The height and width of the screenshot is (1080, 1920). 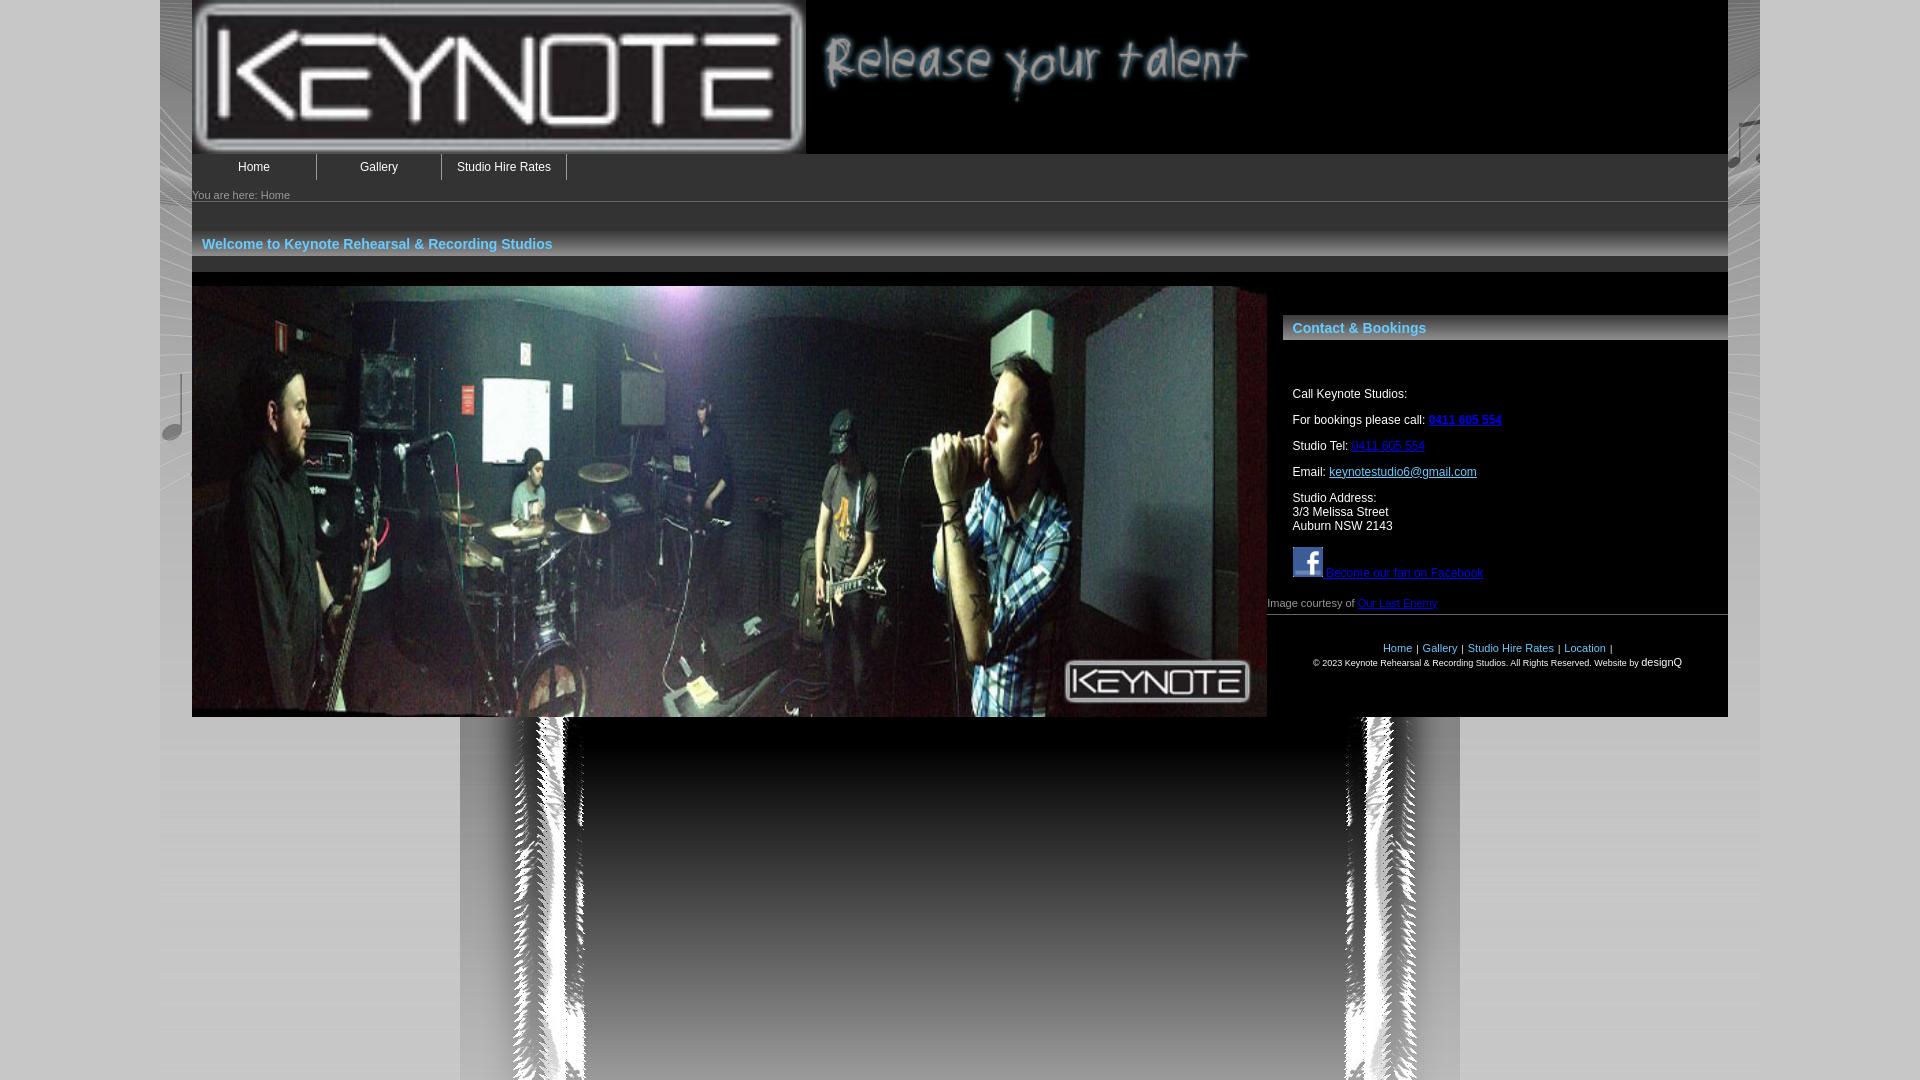 I want to click on '0411 605 554', so click(x=1465, y=419).